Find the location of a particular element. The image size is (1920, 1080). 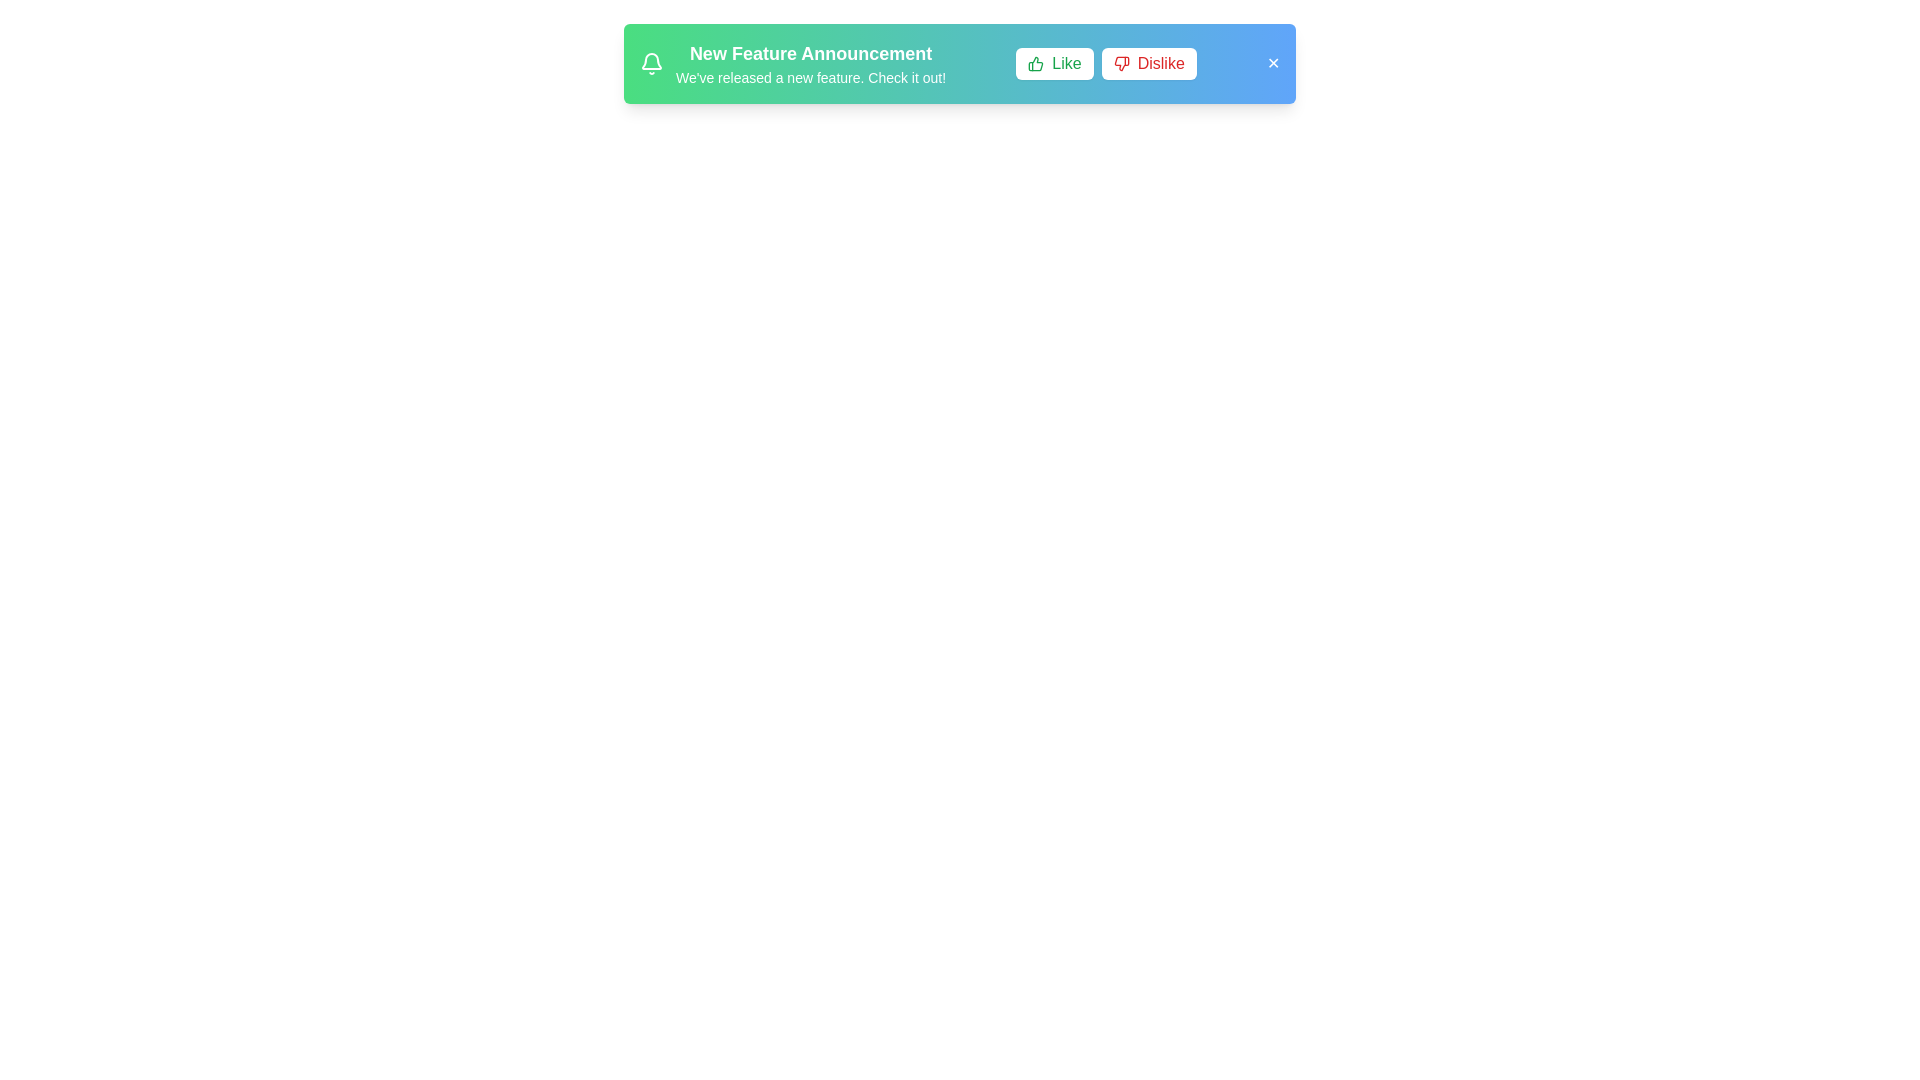

the 'Dislike' button to express disapproval is located at coordinates (1148, 63).